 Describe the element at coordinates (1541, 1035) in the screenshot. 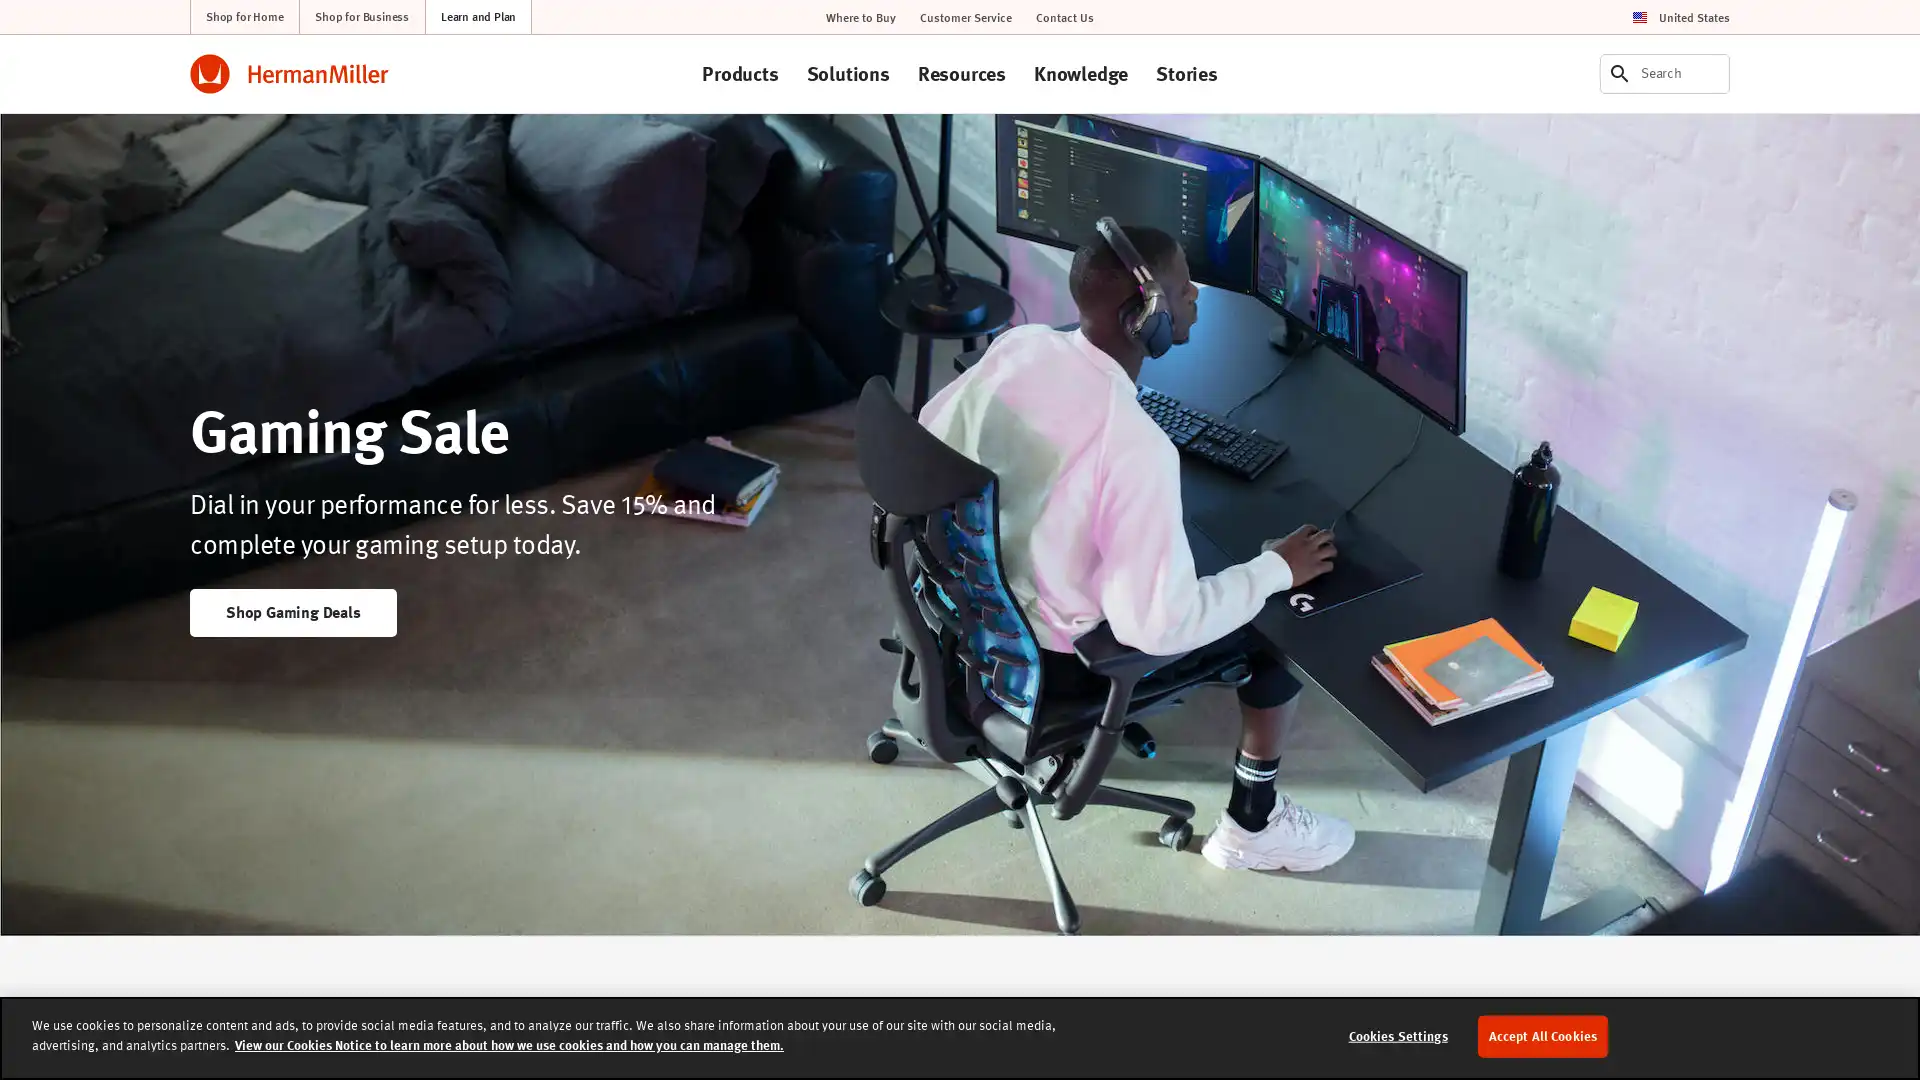

I see `Accept All Cookies` at that location.